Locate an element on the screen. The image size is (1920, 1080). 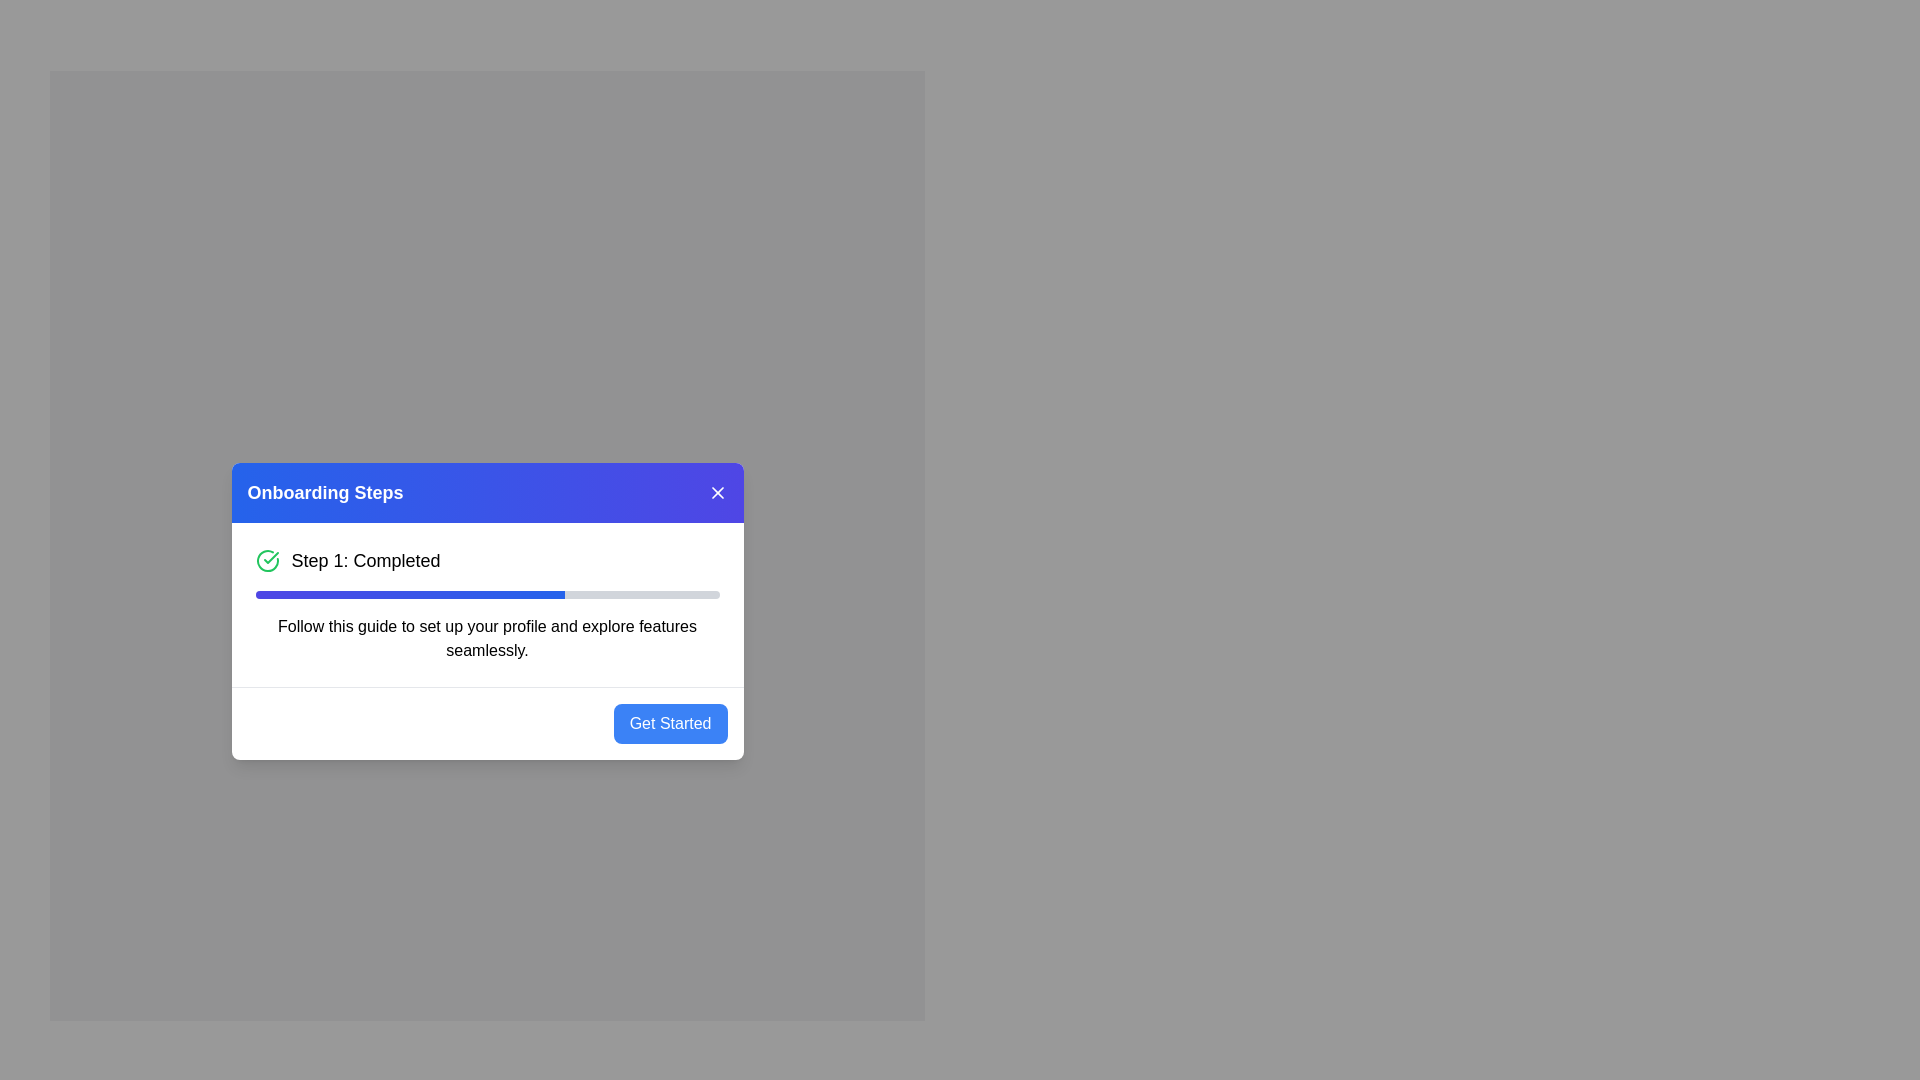
the green checkmark icon within the 'Onboarding Steps' dialog box, adjacent to 'Step 1: Completed' is located at coordinates (269, 557).